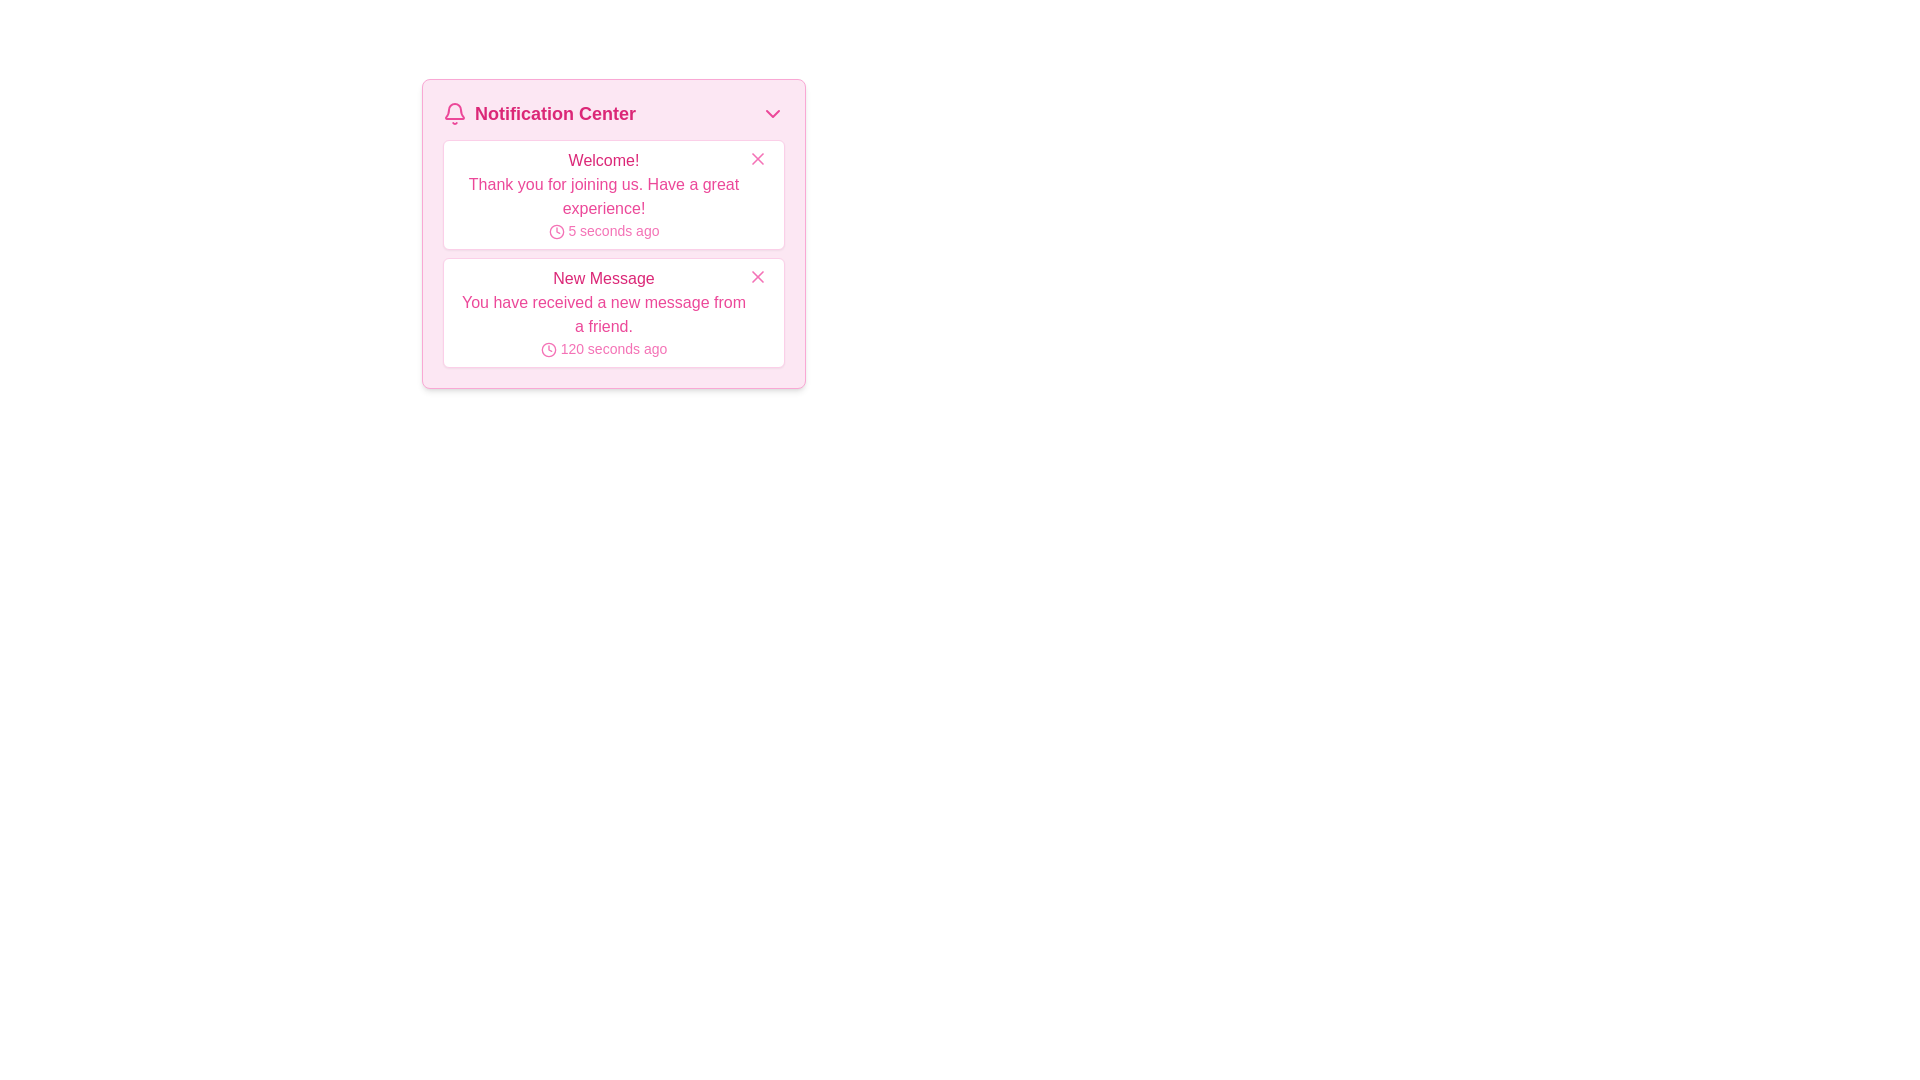  I want to click on the decorative circle icon of the clock, which is part of the notification panel indicating time related to the notification, positioned to the left of the text '120 seconds ago', so click(556, 231).